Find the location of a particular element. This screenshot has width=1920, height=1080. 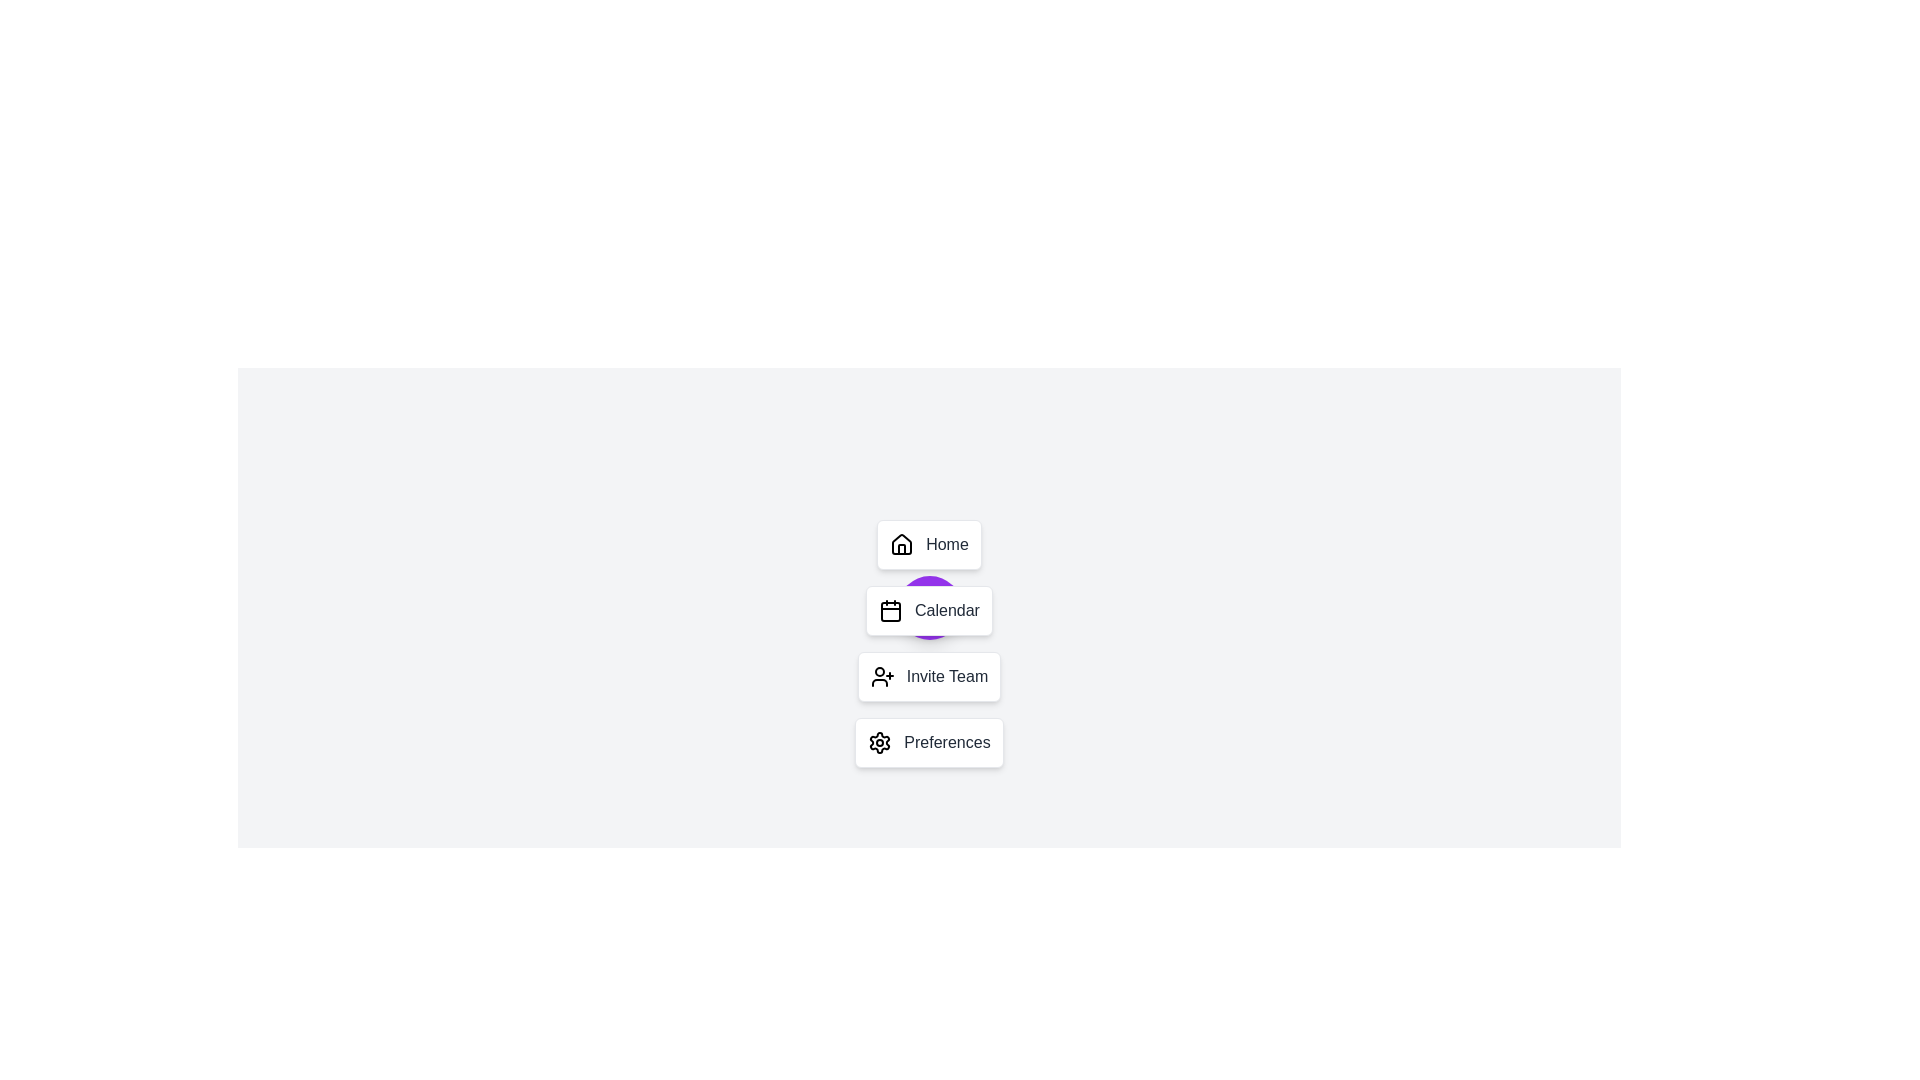

the 'Invite Team' text label, which is part of a vertical menu list and located within the third button from the top, right of the user-plus icon is located at coordinates (946, 676).